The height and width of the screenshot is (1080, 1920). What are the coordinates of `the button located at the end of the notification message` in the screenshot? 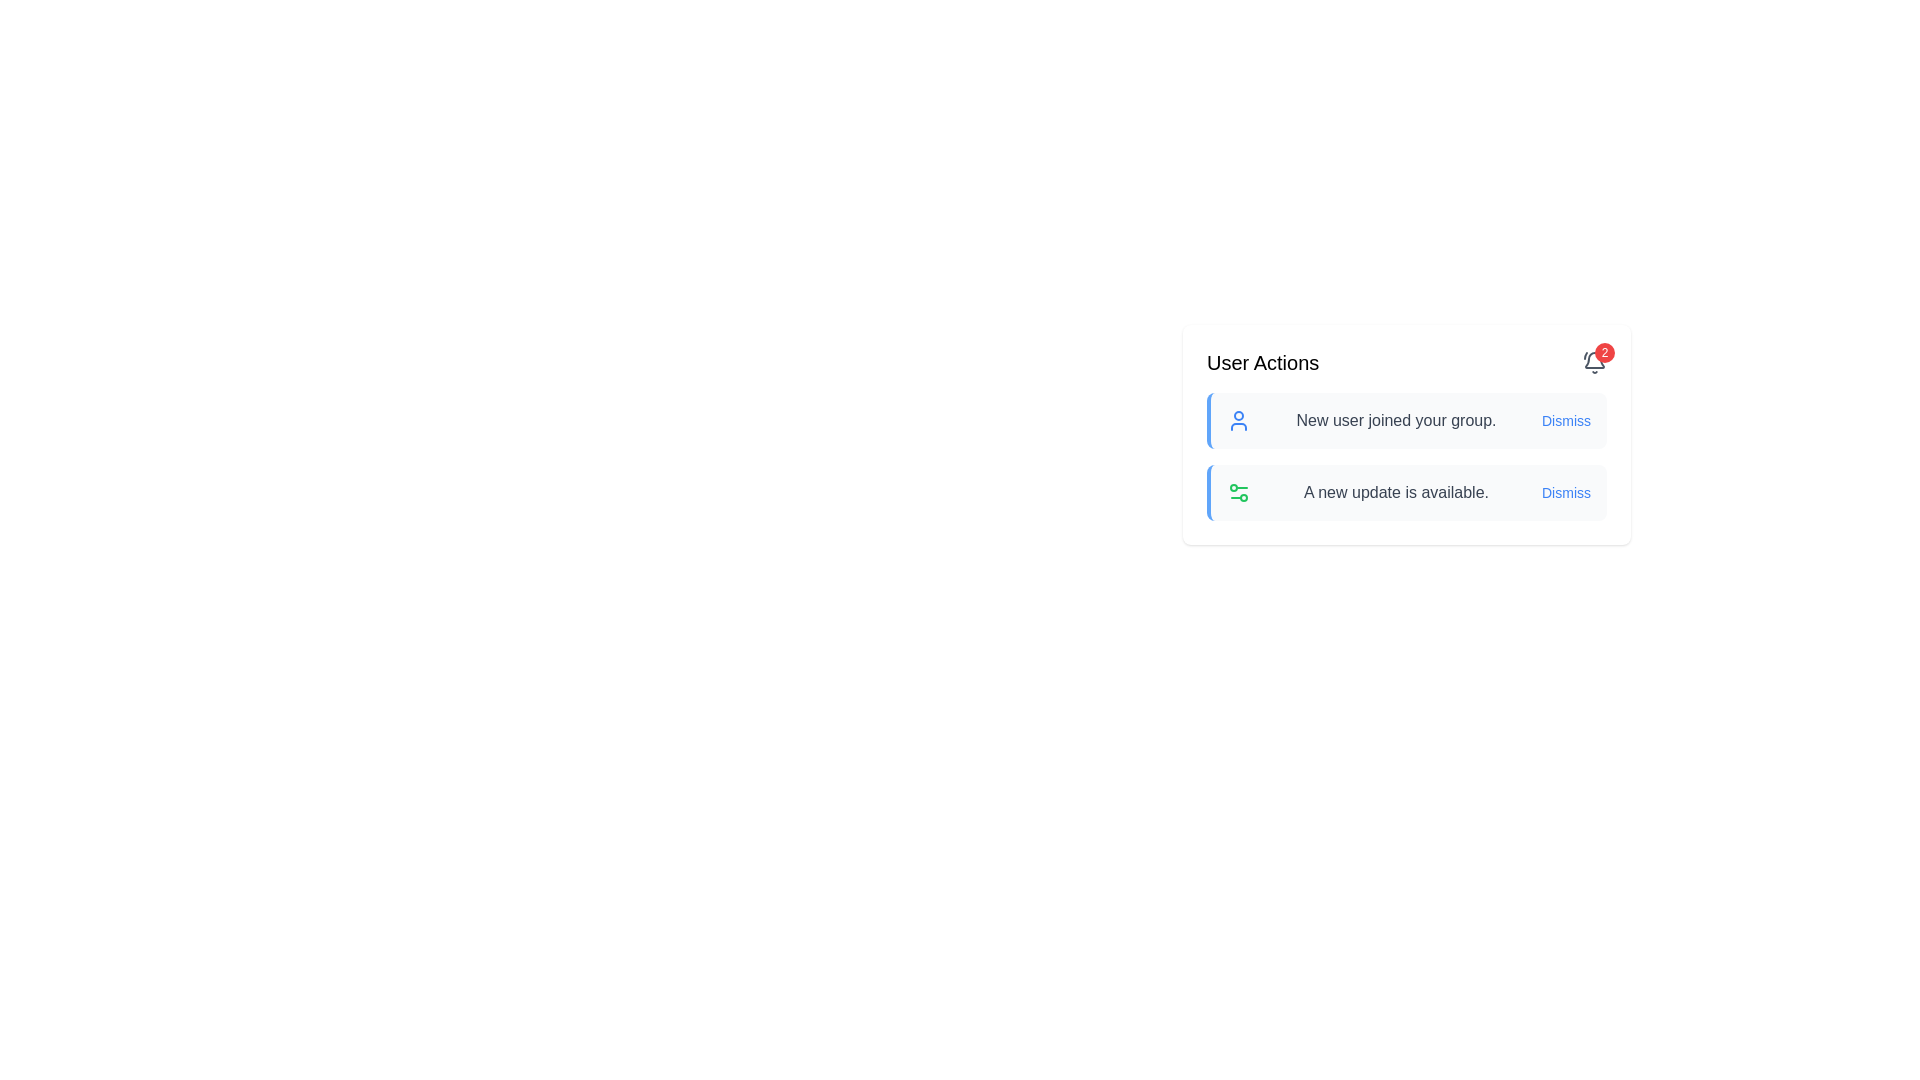 It's located at (1565, 419).